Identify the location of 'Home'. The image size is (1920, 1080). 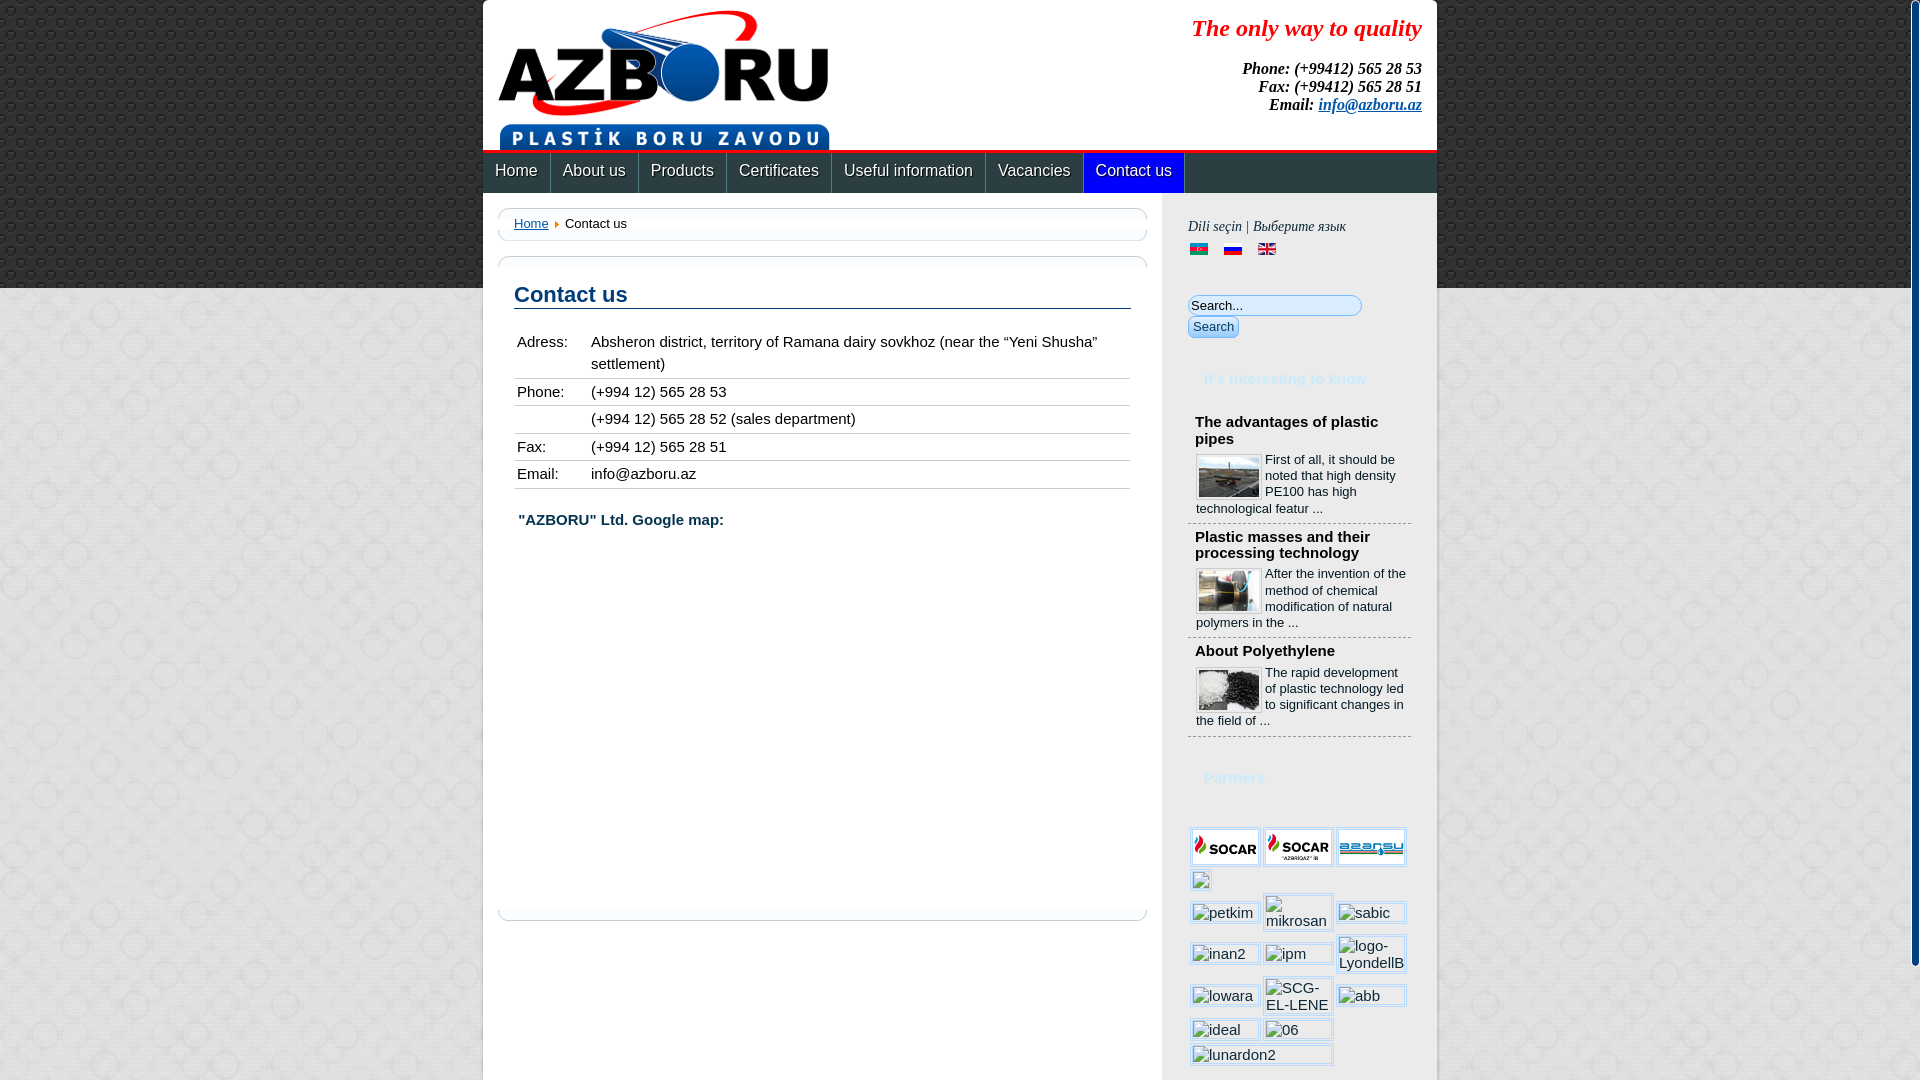
(516, 172).